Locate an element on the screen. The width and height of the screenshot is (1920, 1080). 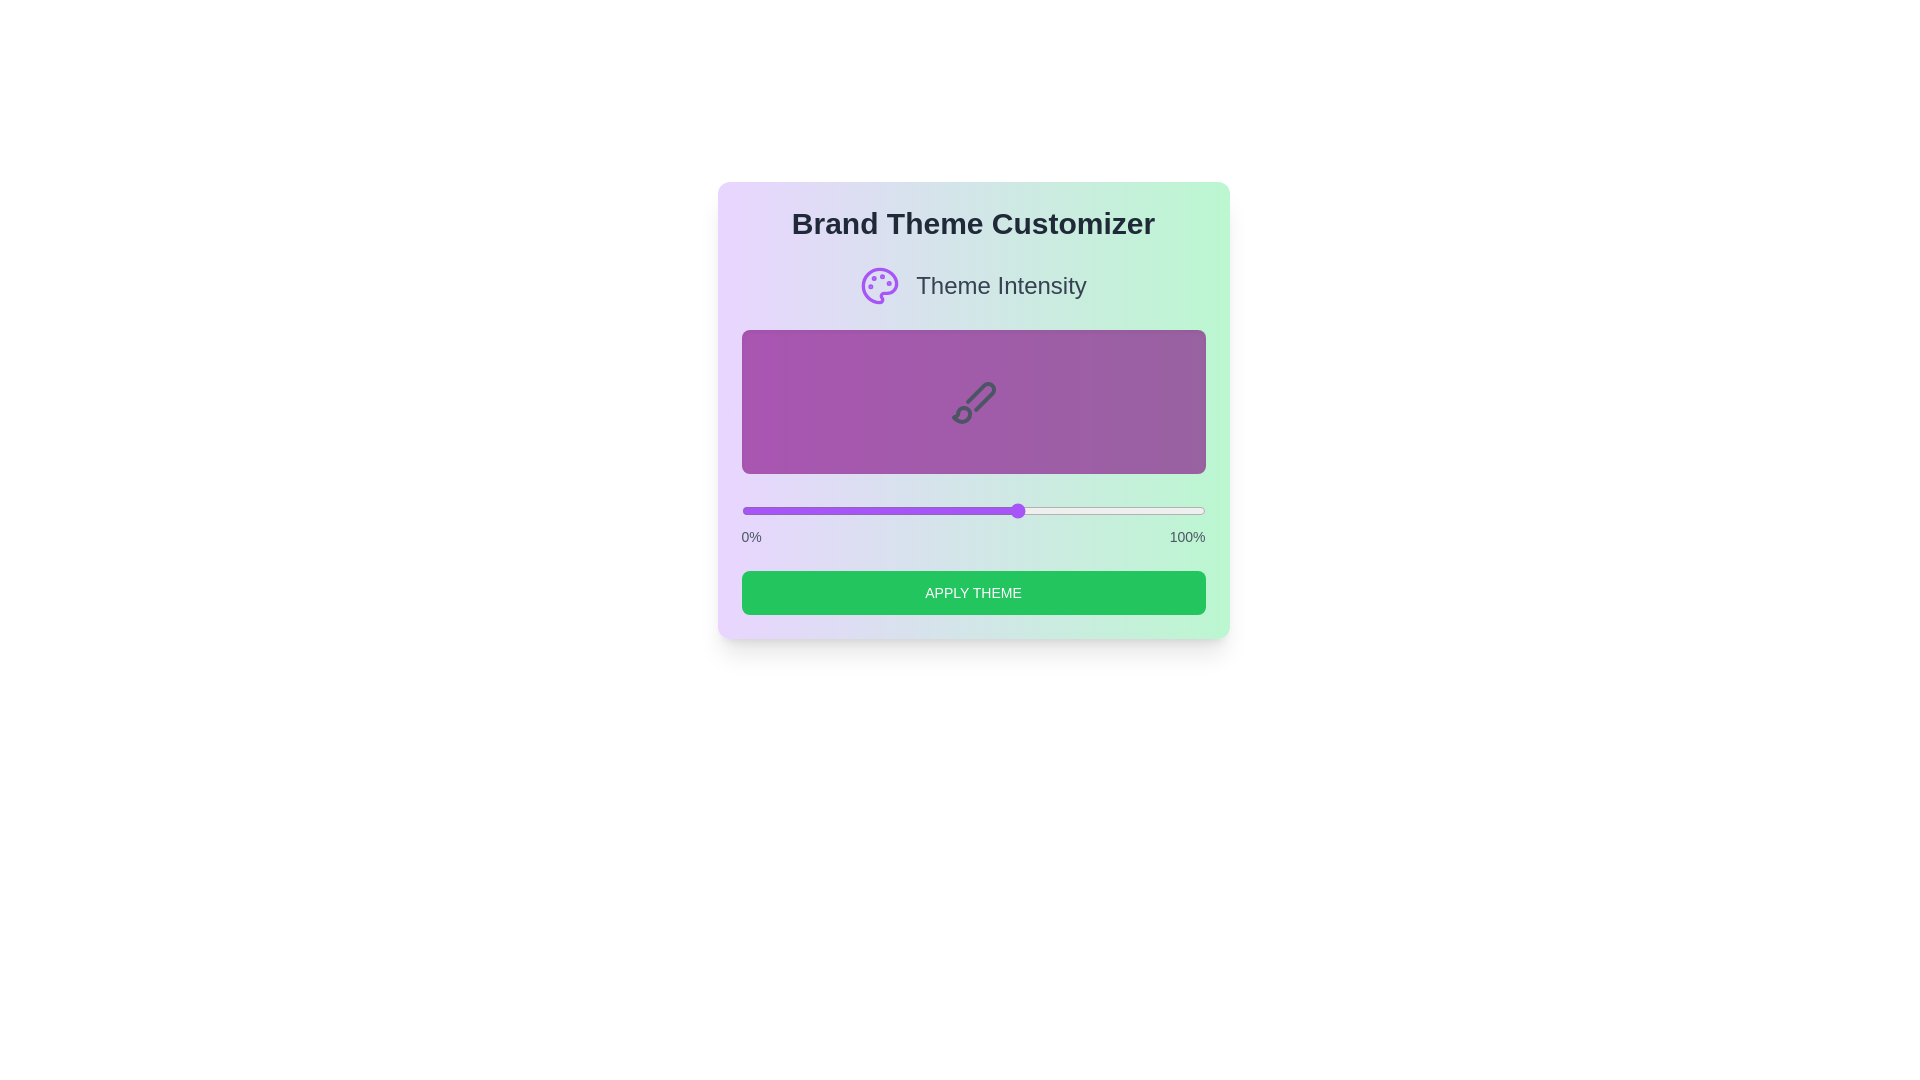
'Apply Theme' button to apply the selected theme is located at coordinates (973, 592).